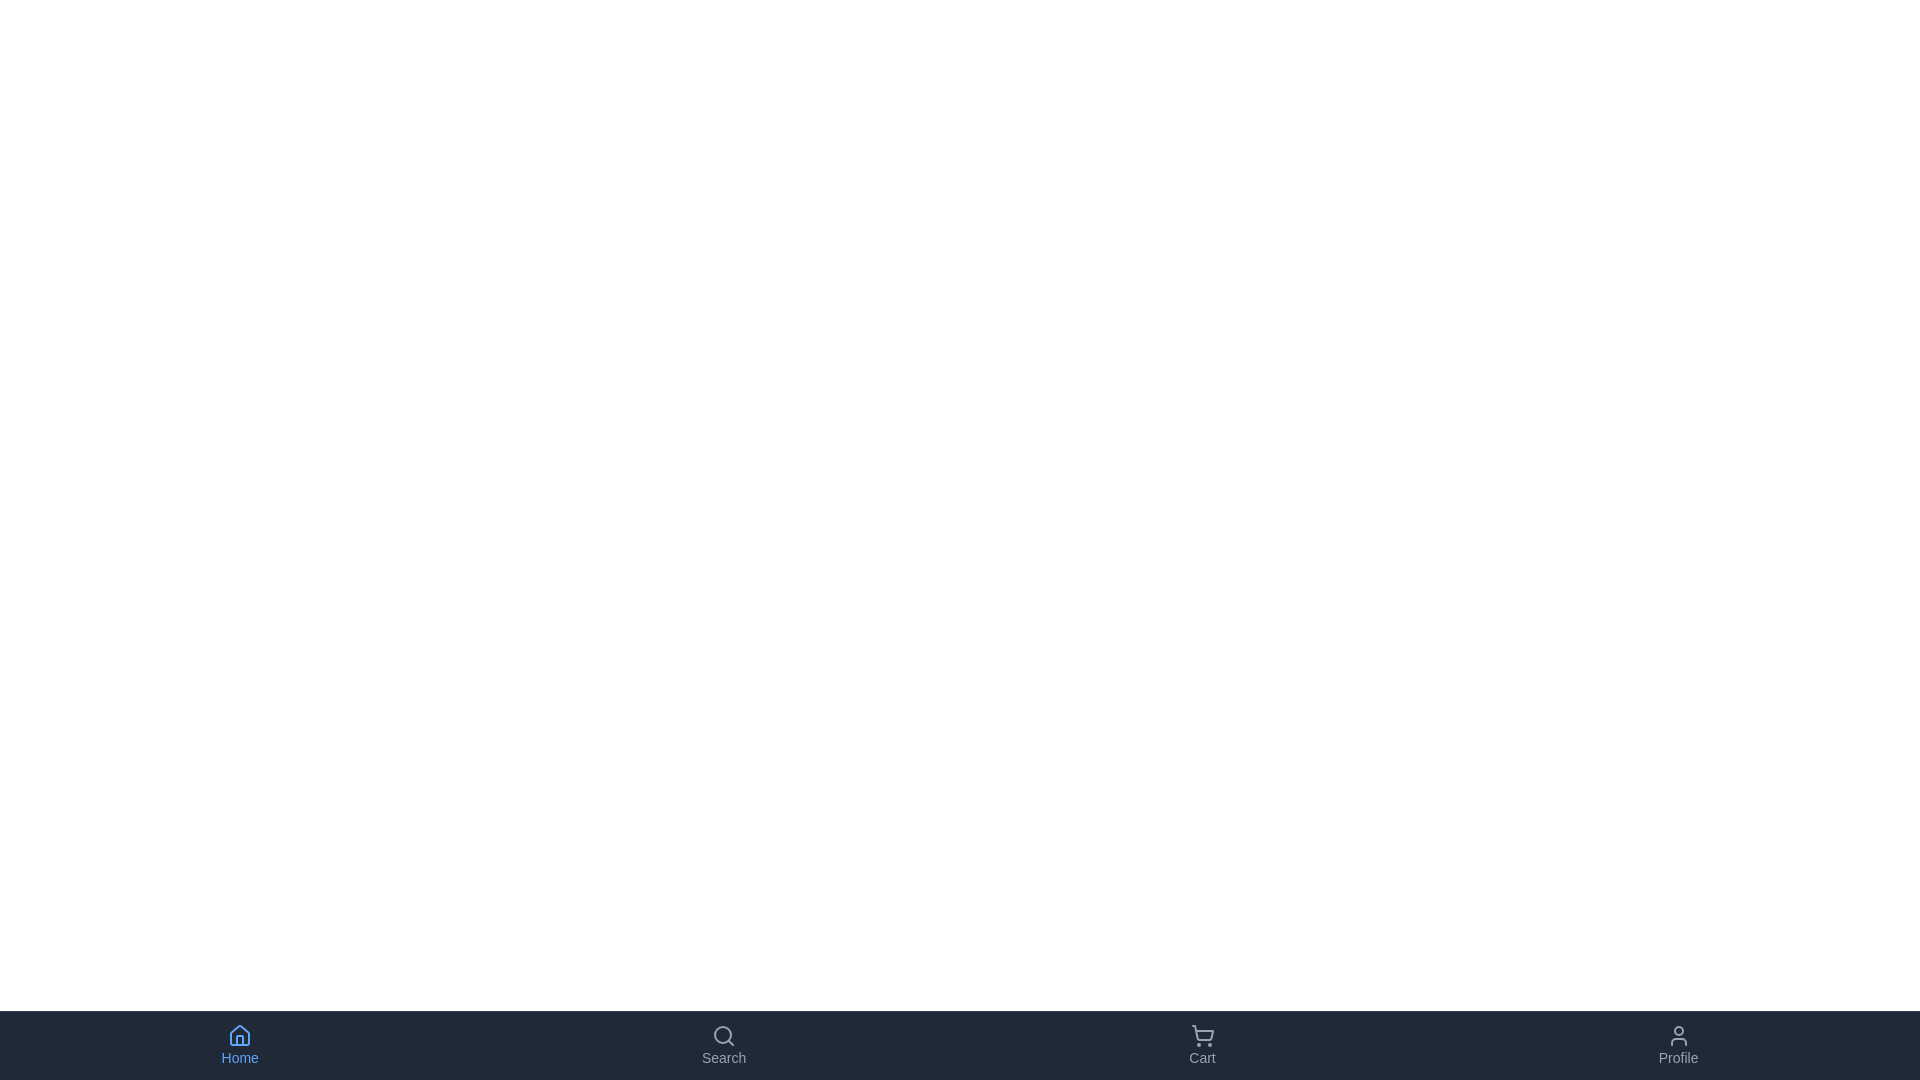 This screenshot has width=1920, height=1080. I want to click on the 'Cart' button, which features a shopping cart icon above the text 'Cart', styled in grey and positioned at the bottom of the interface, so click(1201, 1044).